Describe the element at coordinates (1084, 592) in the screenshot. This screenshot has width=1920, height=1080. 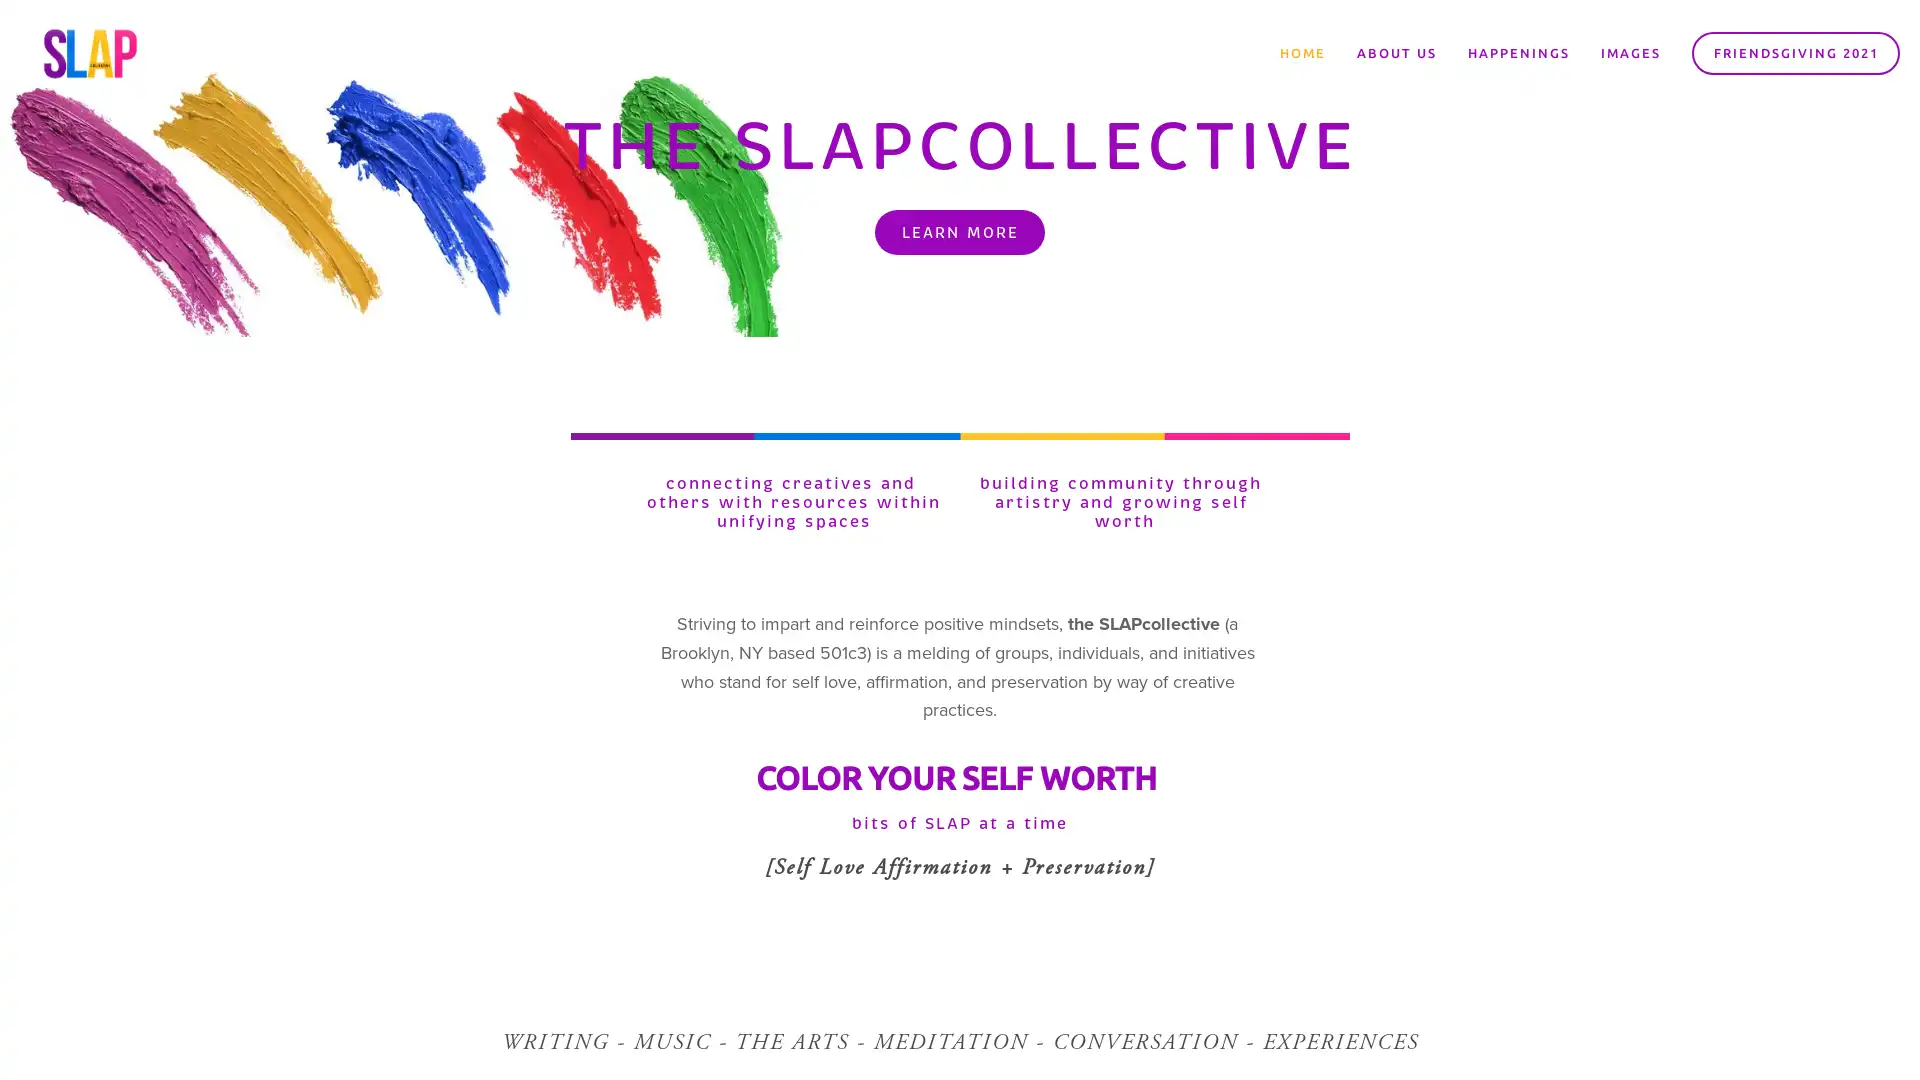
I see `get mo' SLAP!` at that location.